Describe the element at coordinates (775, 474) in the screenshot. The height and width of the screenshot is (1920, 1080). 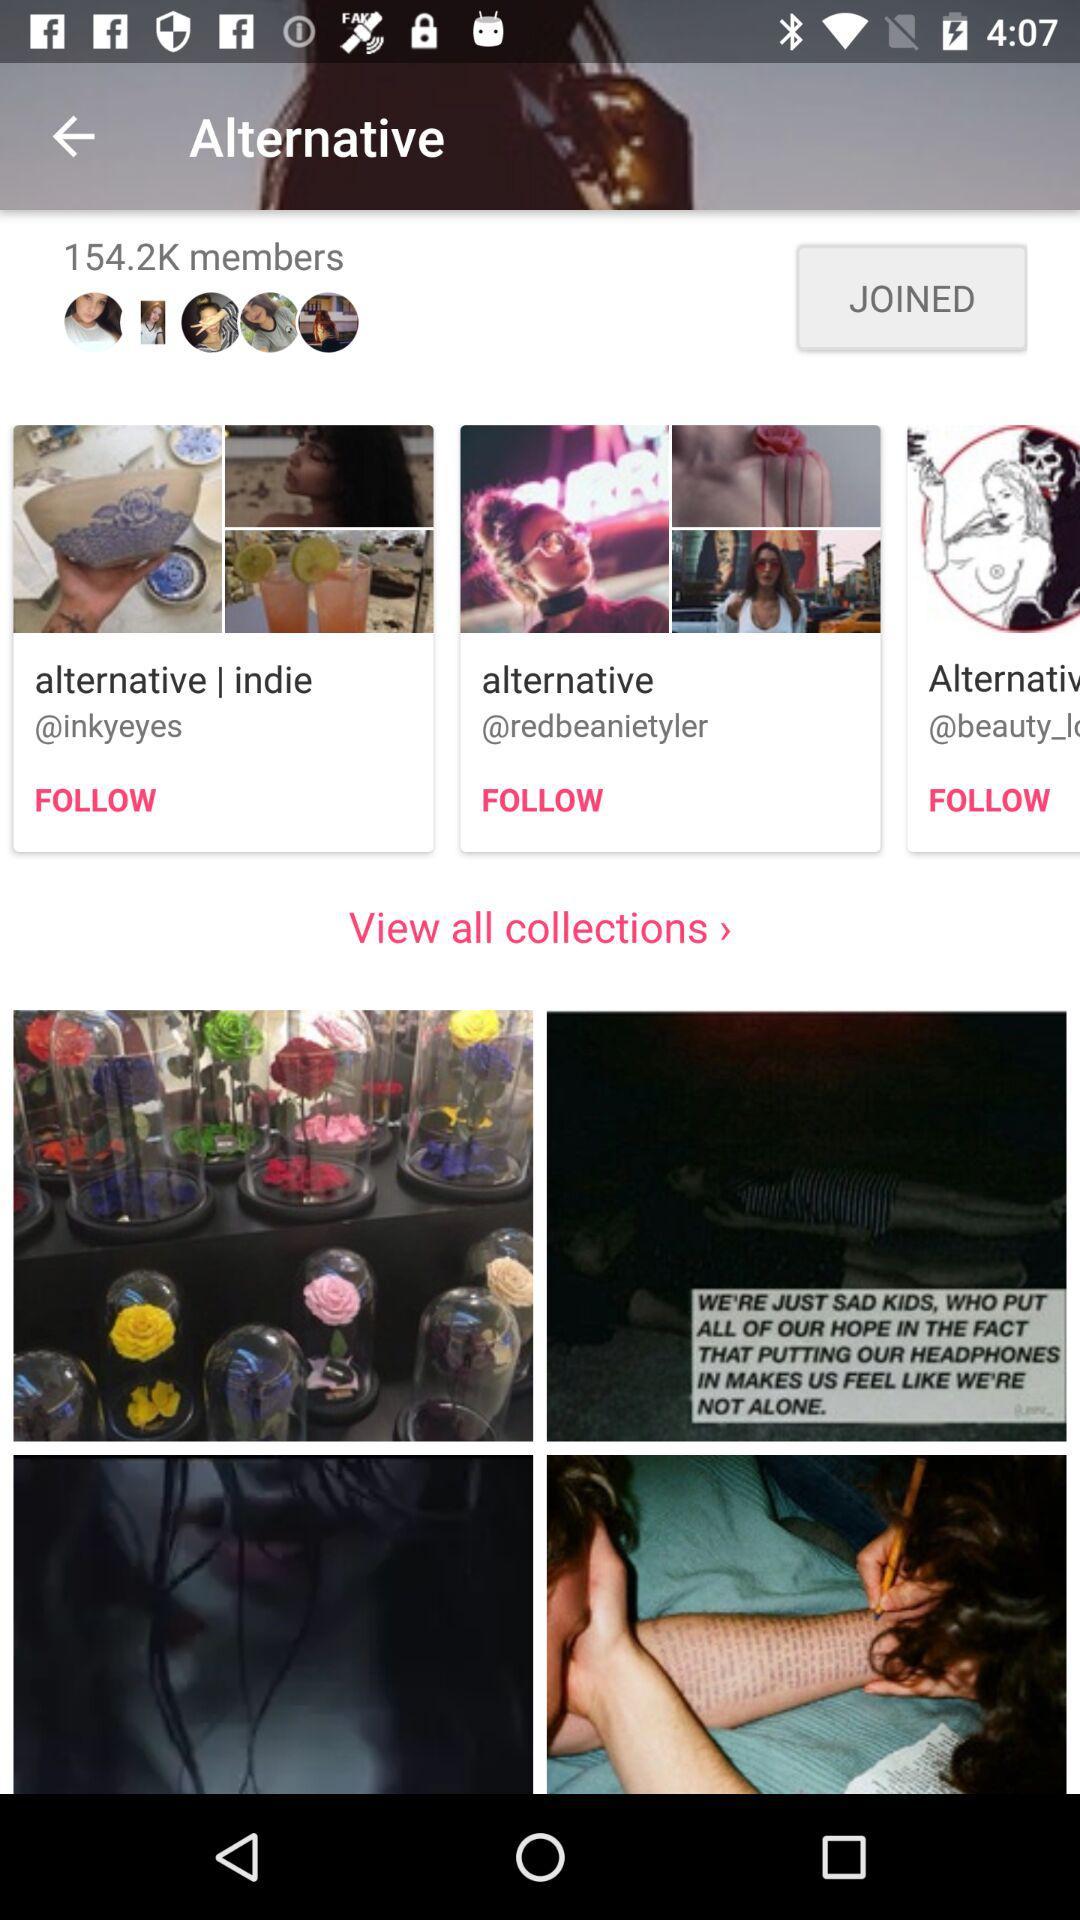
I see `second image above alternative` at that location.